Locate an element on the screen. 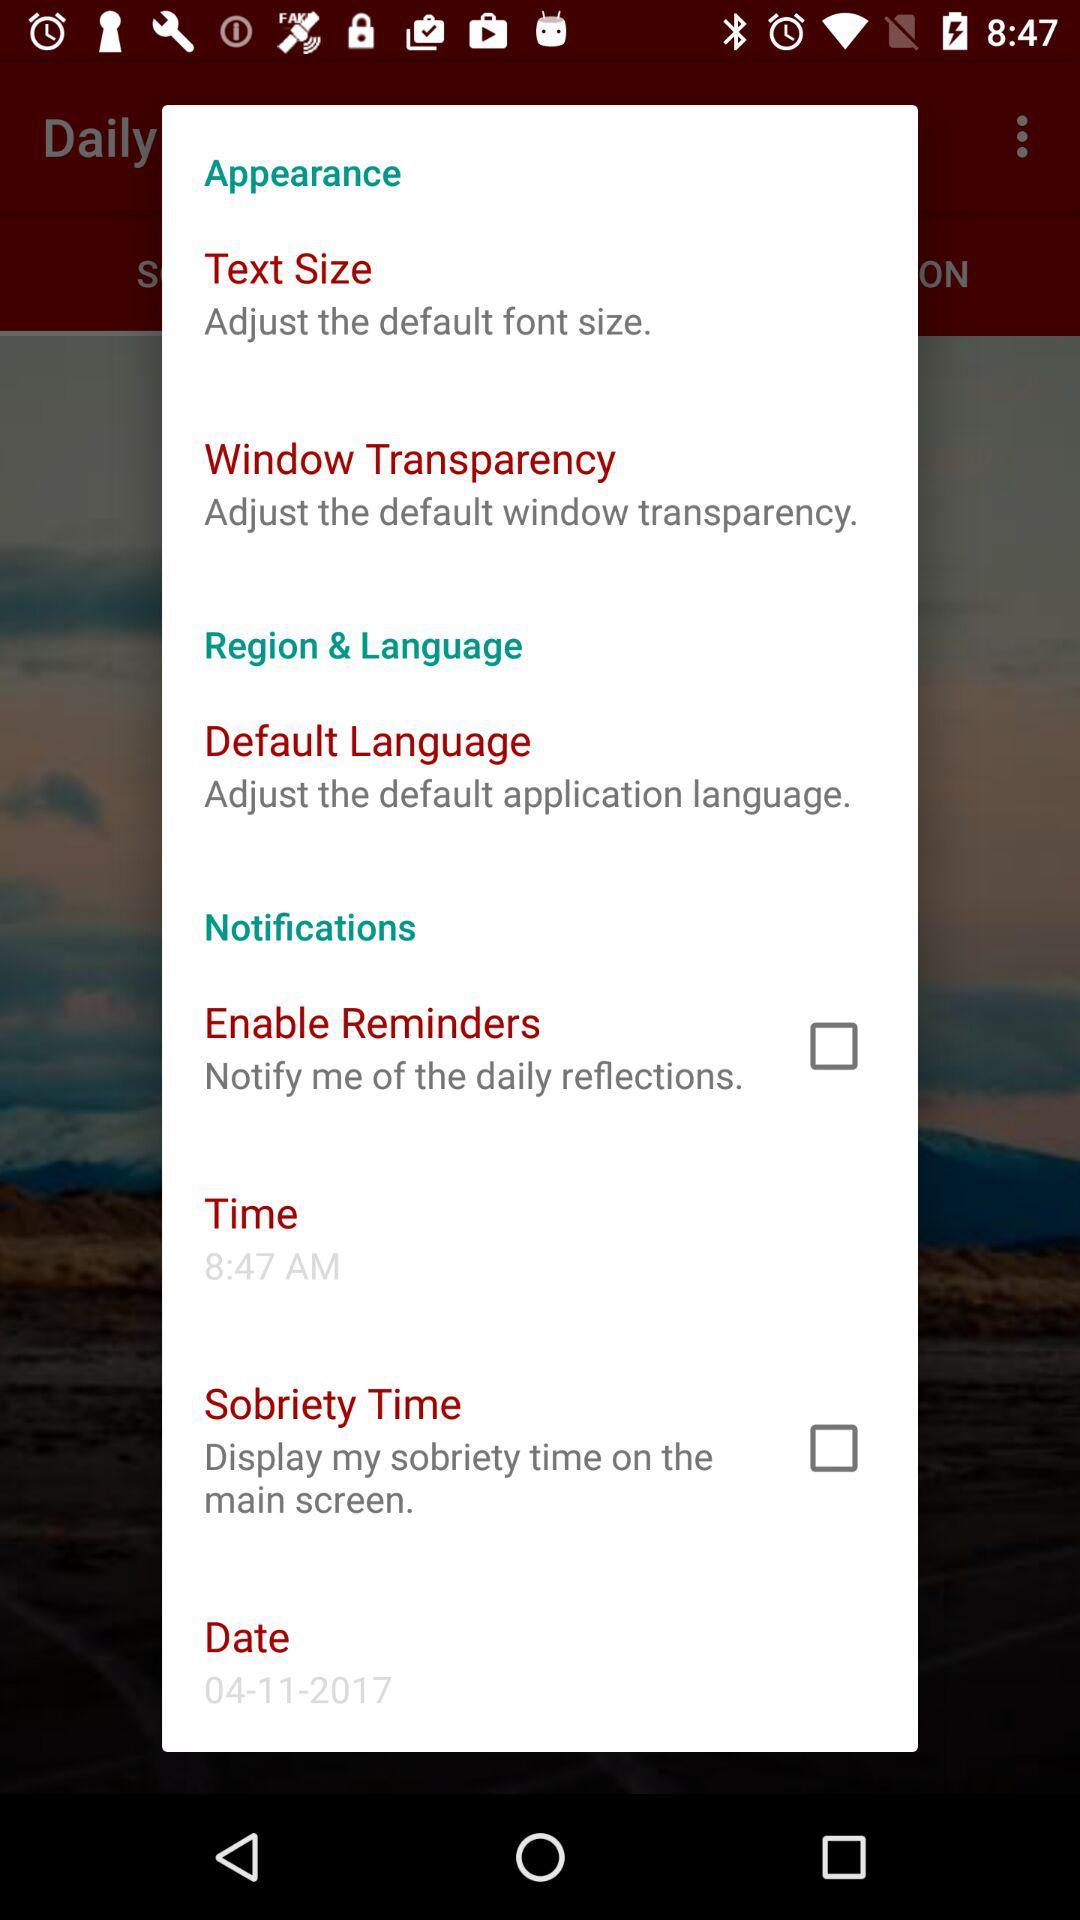  the item above the text size icon is located at coordinates (540, 149).